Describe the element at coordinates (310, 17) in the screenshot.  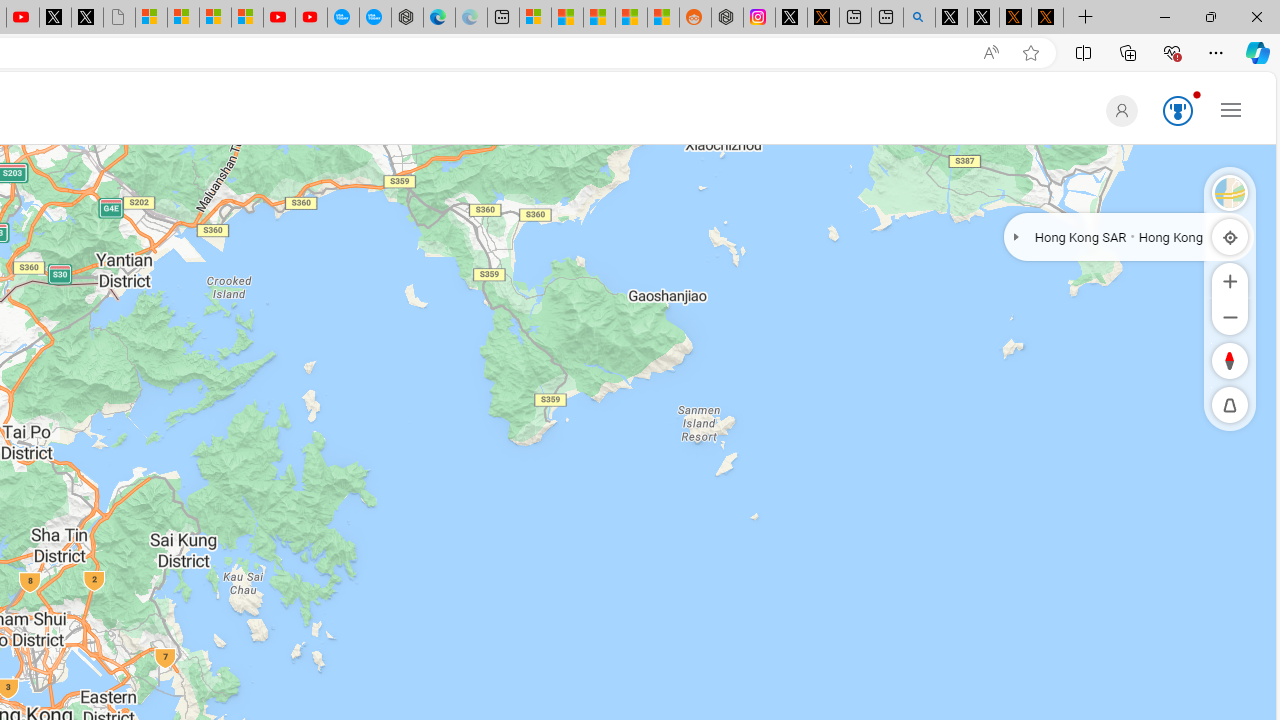
I see `'YouTube Kids - An App Created for Kids to Explore Content'` at that location.